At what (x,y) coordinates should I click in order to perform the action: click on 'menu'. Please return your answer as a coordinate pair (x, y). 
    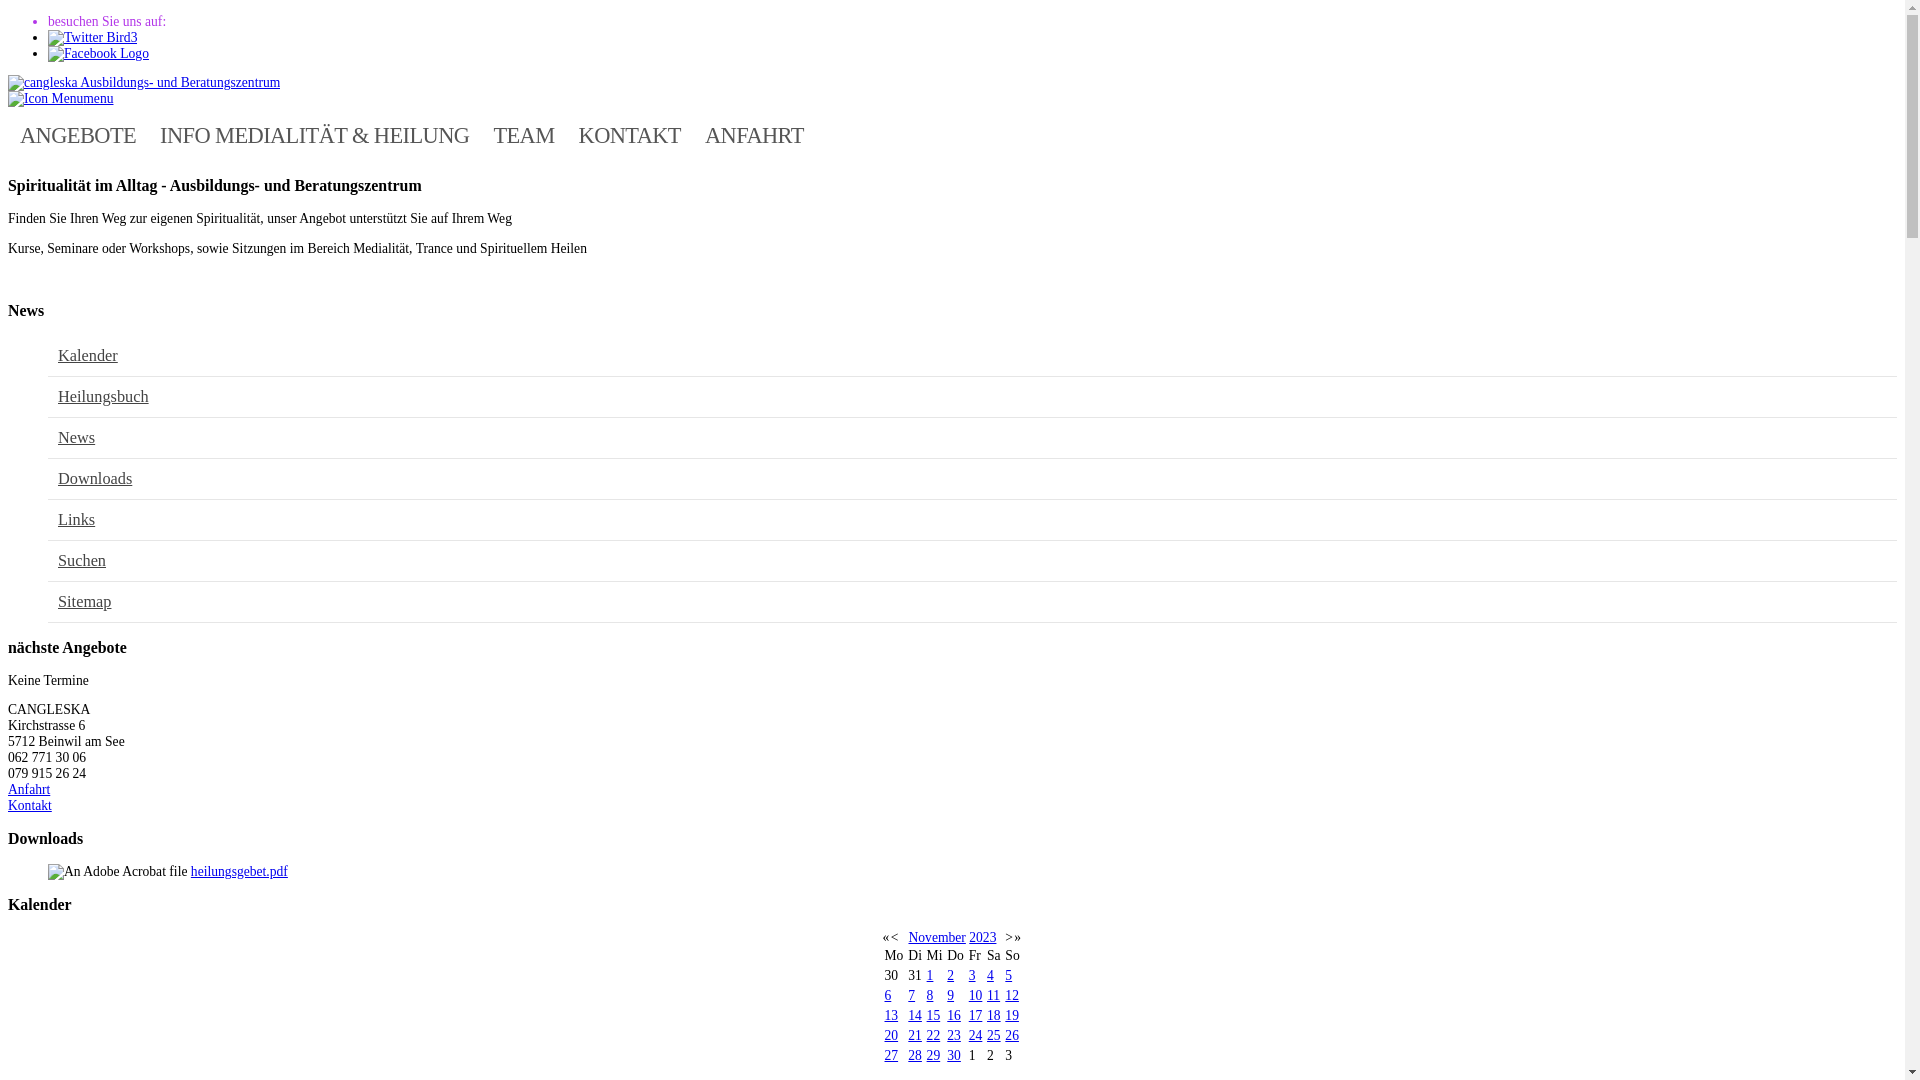
    Looking at the image, I should click on (8, 98).